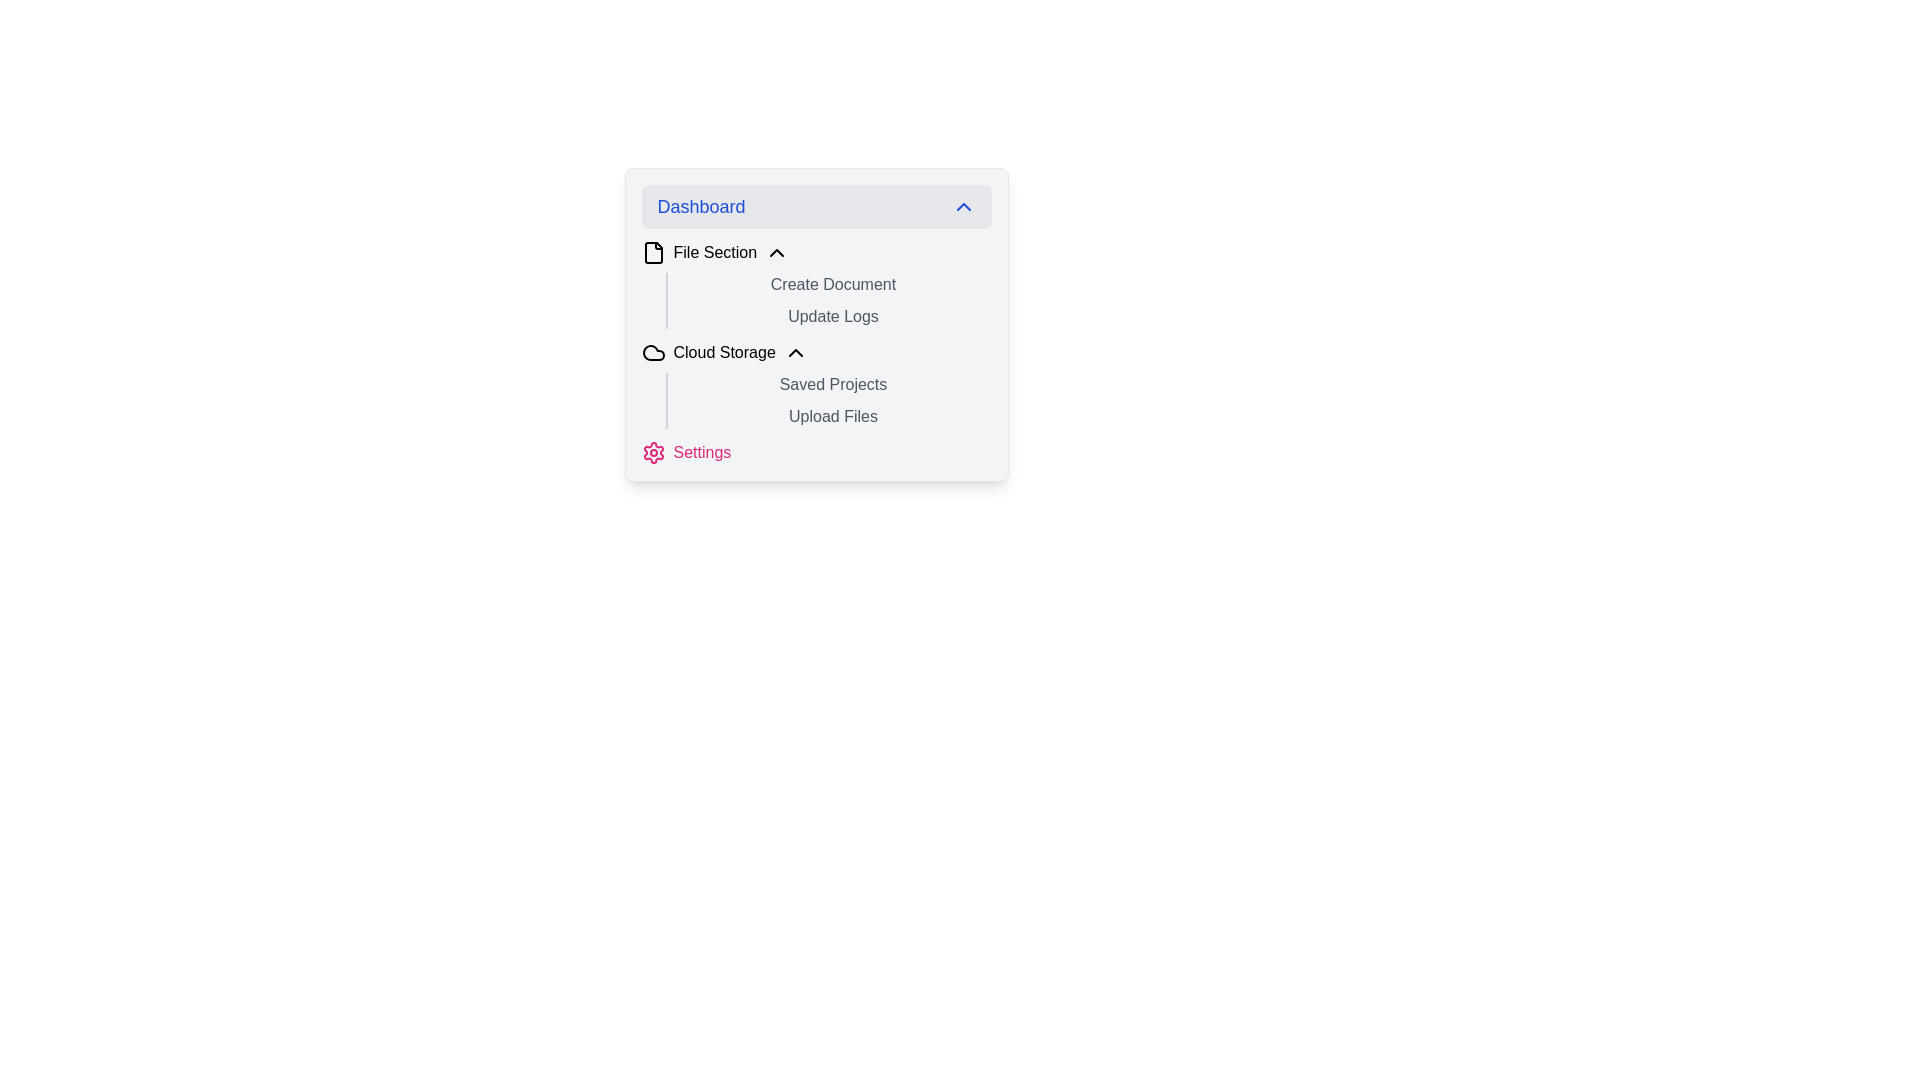 The width and height of the screenshot is (1920, 1080). What do you see at coordinates (829, 415) in the screenshot?
I see `the 'Upload Files' text link in the 'Cloud Storage' subsection of the vertical navigation menu to change its color from gray to black` at bounding box center [829, 415].